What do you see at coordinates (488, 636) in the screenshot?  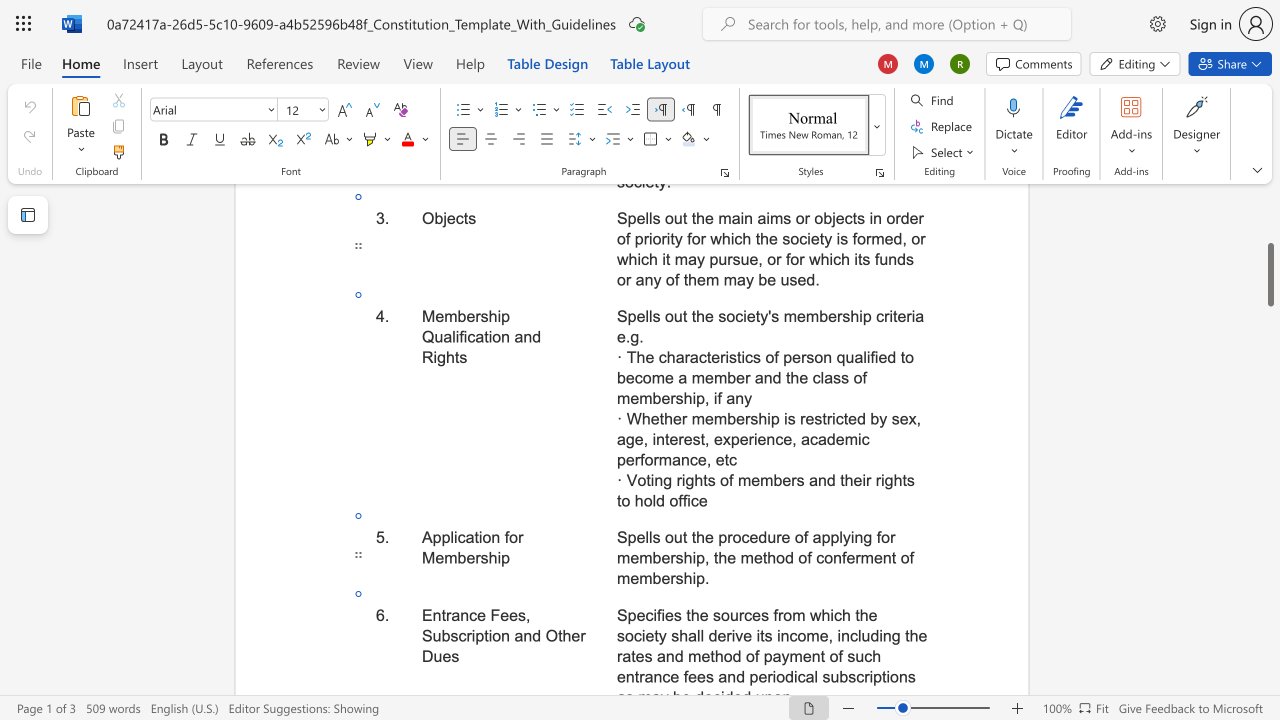 I see `the space between the continuous character "t" and "i" in the text` at bounding box center [488, 636].